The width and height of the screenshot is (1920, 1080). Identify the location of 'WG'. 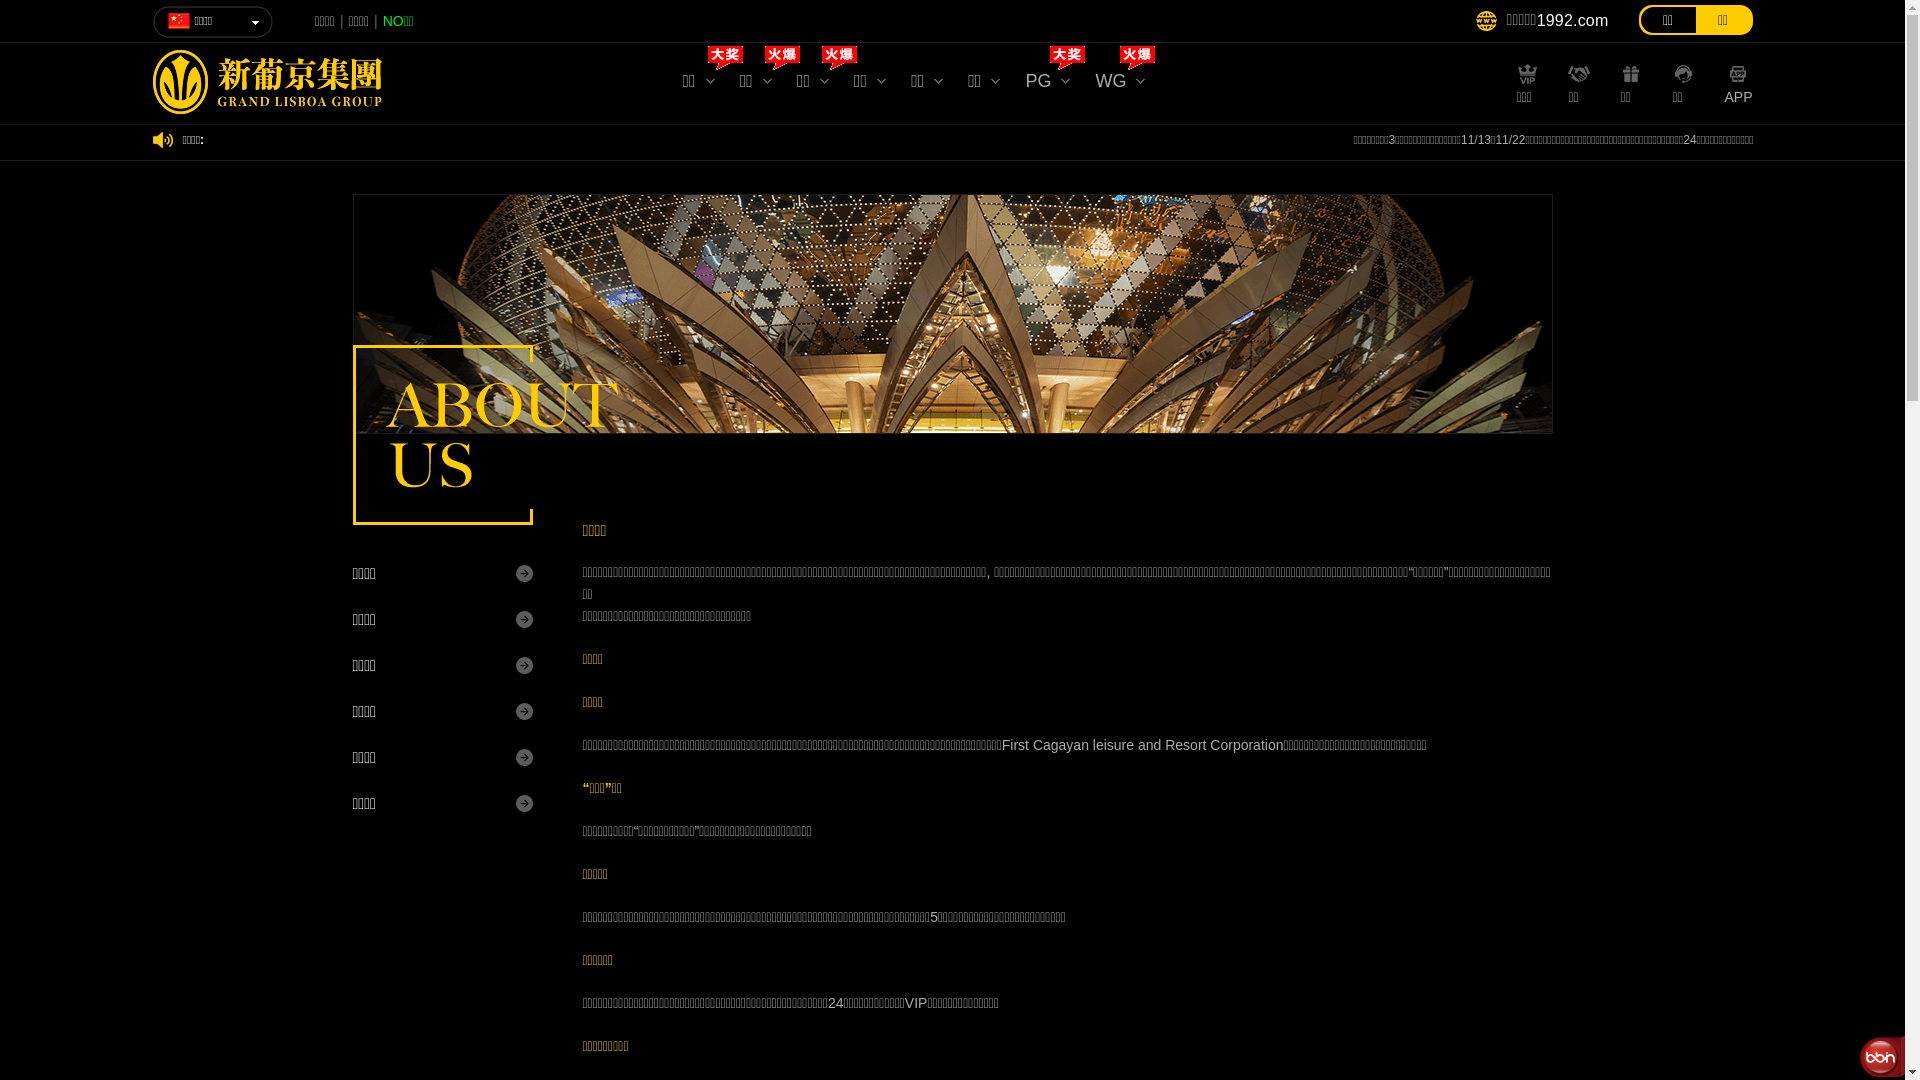
(1093, 85).